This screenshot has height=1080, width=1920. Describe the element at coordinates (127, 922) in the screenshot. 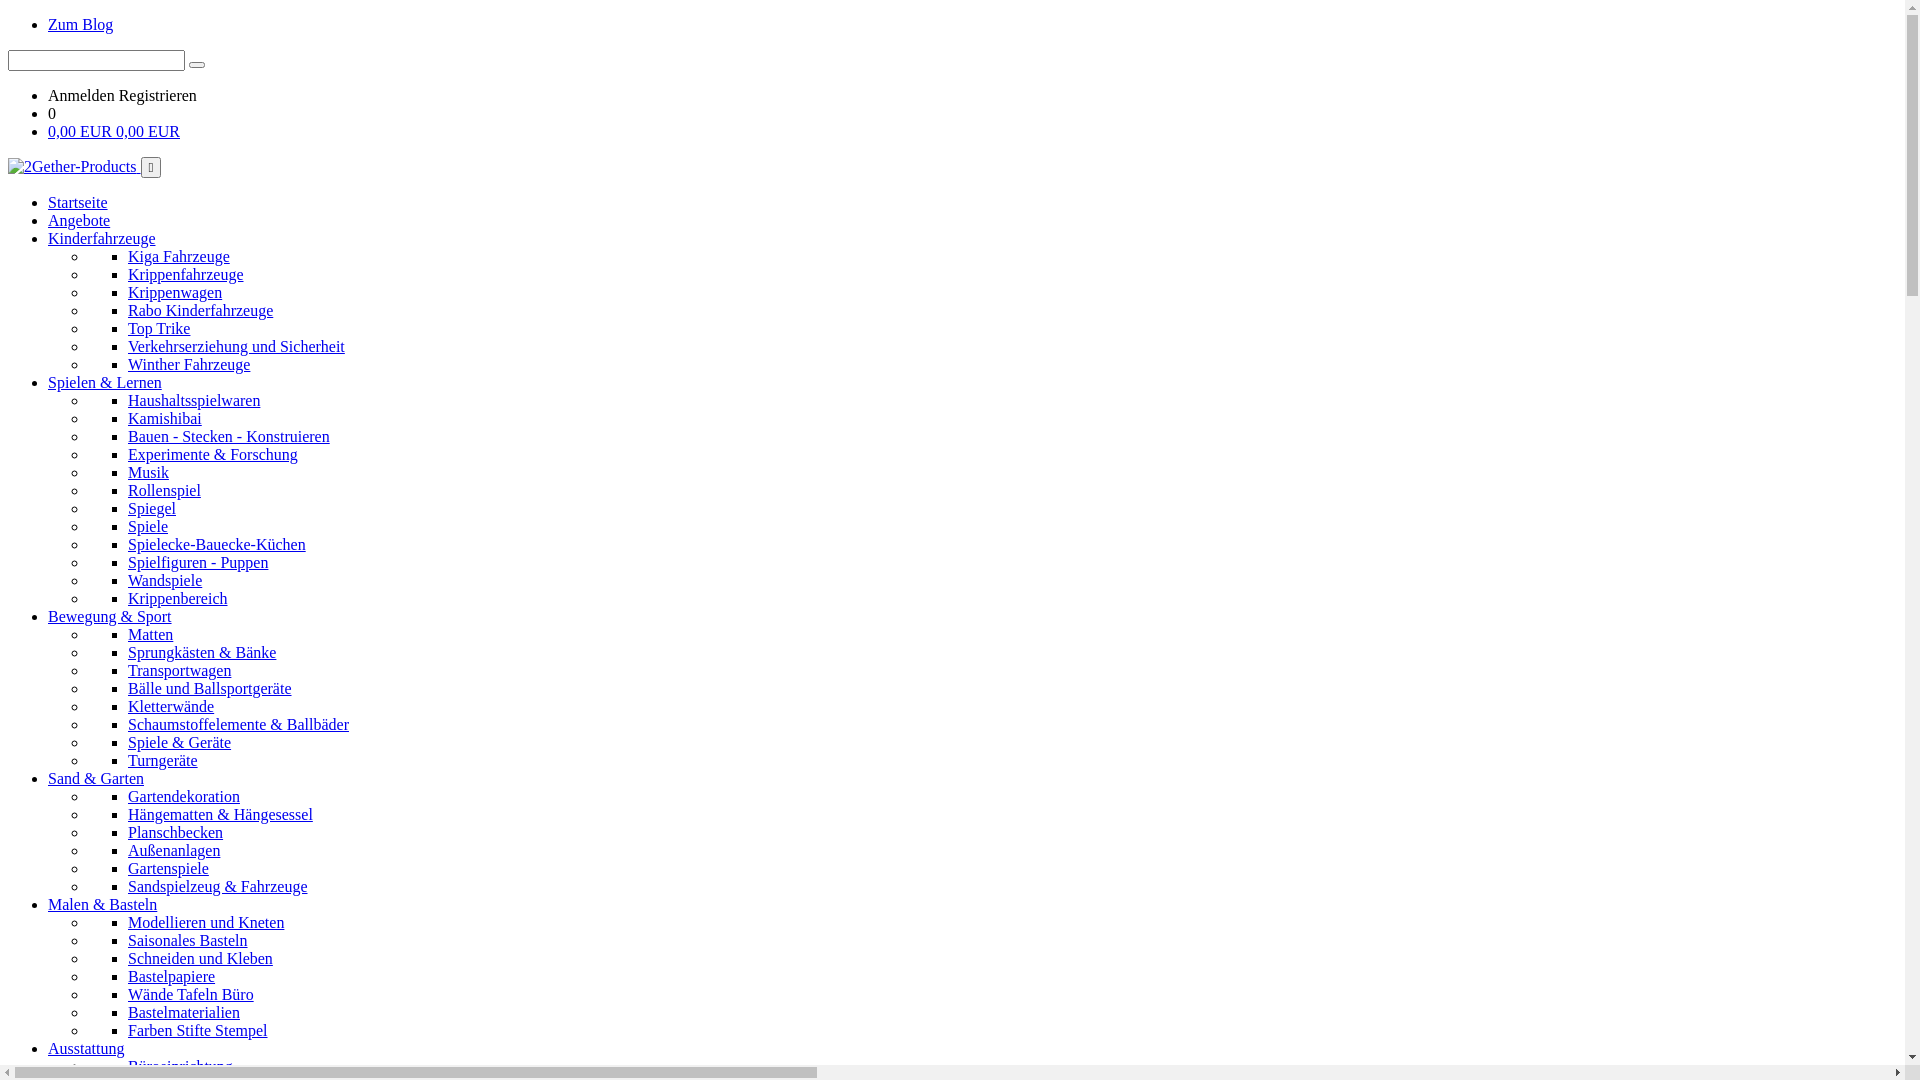

I see `'Modellieren und Kneten'` at that location.